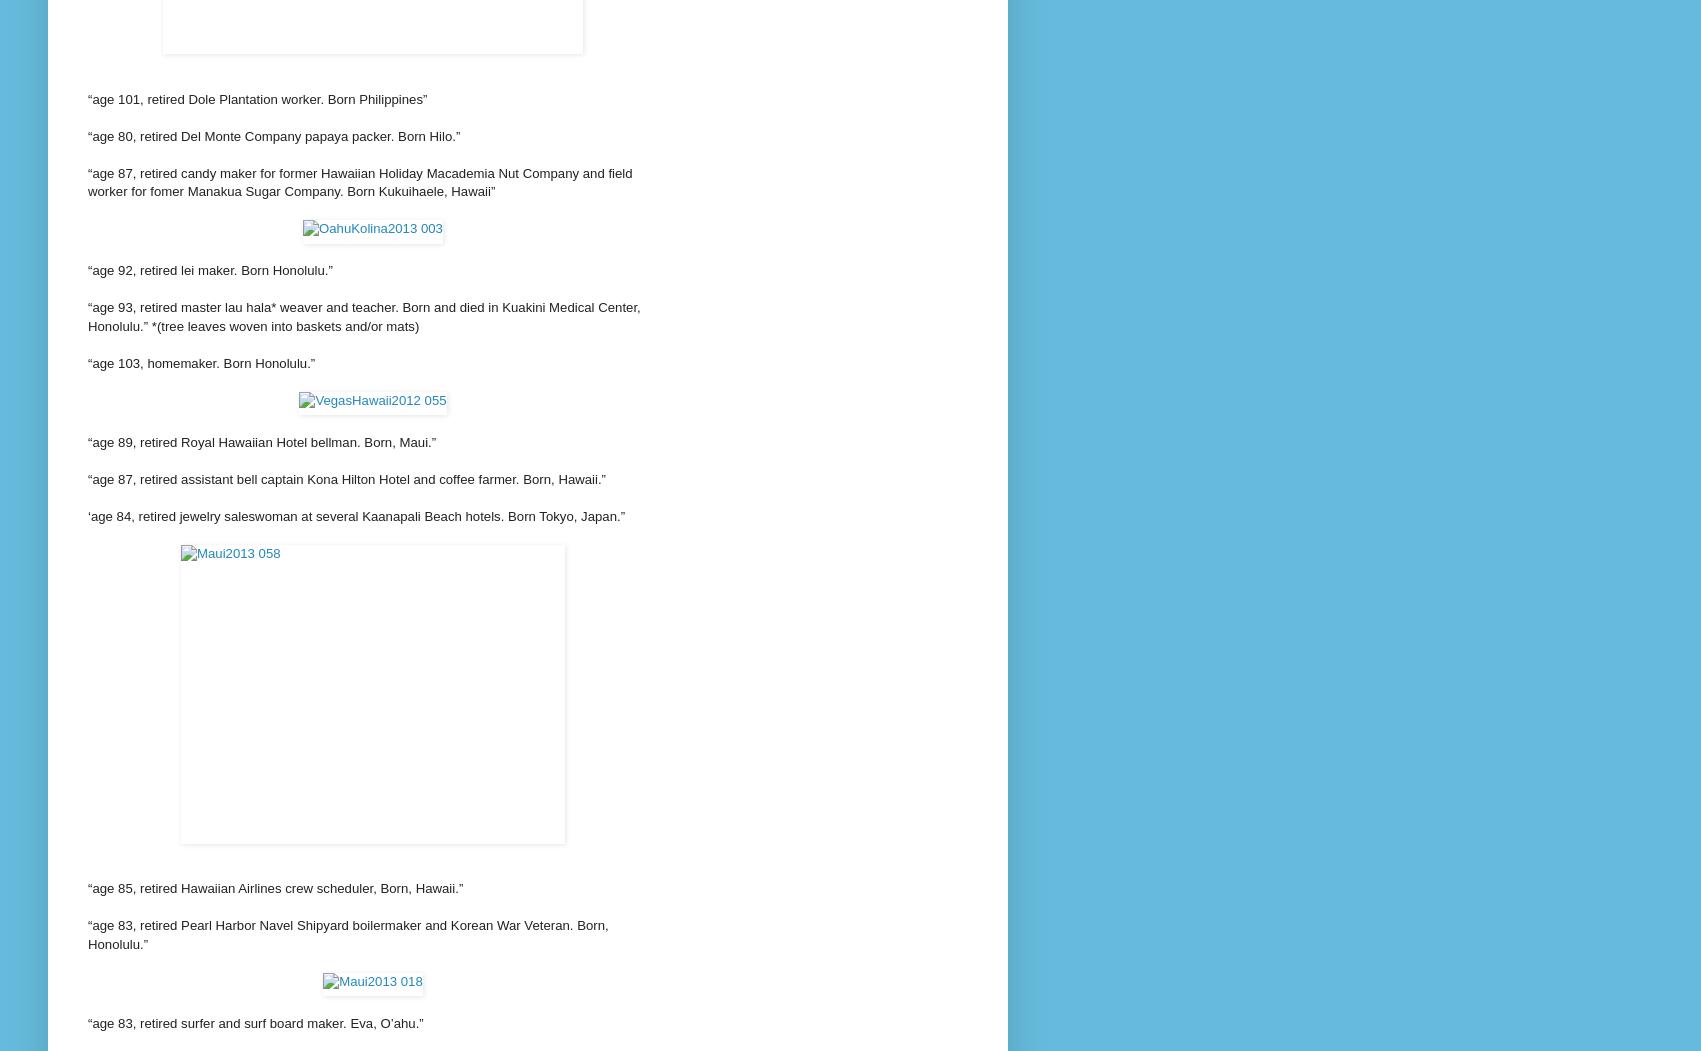 The height and width of the screenshot is (1051, 1701). What do you see at coordinates (209, 270) in the screenshot?
I see `'“age 92, retired lei maker. Born Honolulu.”'` at bounding box center [209, 270].